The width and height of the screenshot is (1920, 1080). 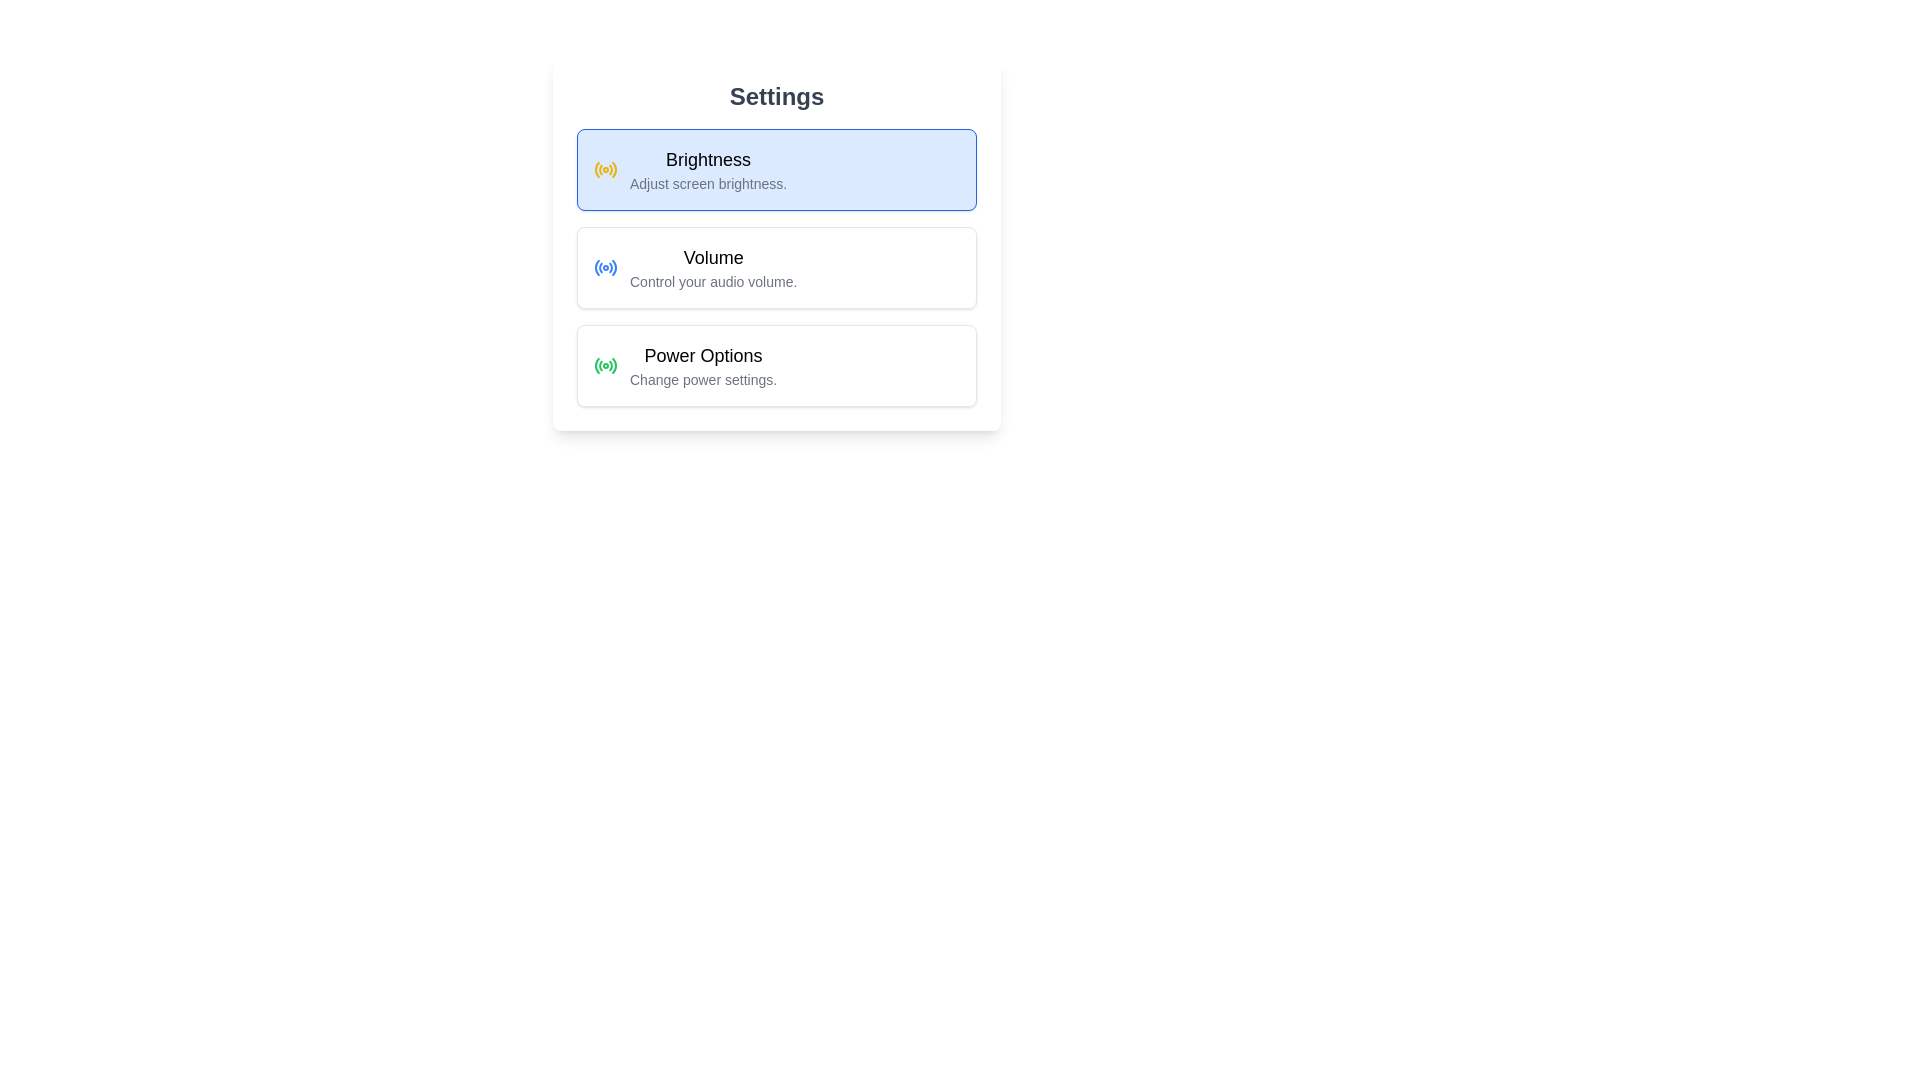 I want to click on the second card in the vertical list containing an icon of a blue wave pattern and the text 'Volume' with the subtitle 'Control your audio volume.', so click(x=776, y=266).